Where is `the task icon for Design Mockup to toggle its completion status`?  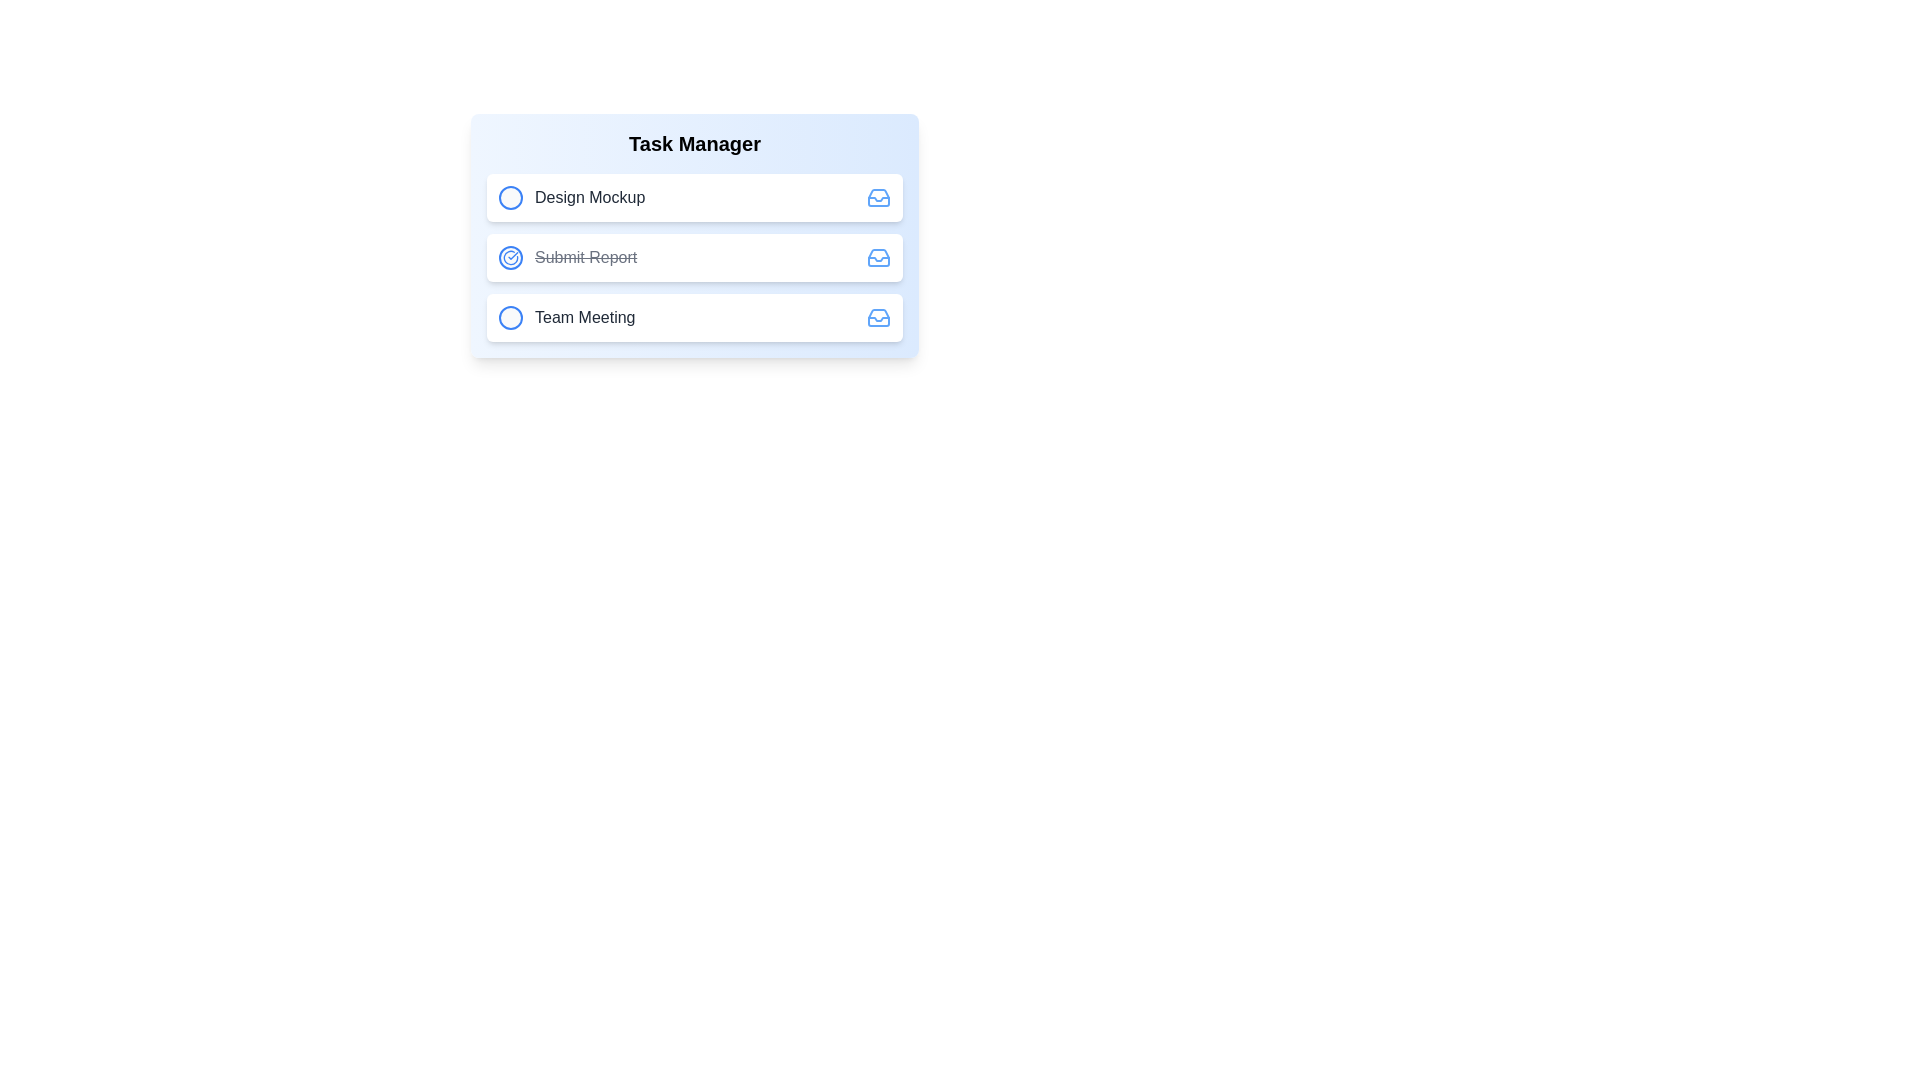
the task icon for Design Mockup to toggle its completion status is located at coordinates (510, 197).